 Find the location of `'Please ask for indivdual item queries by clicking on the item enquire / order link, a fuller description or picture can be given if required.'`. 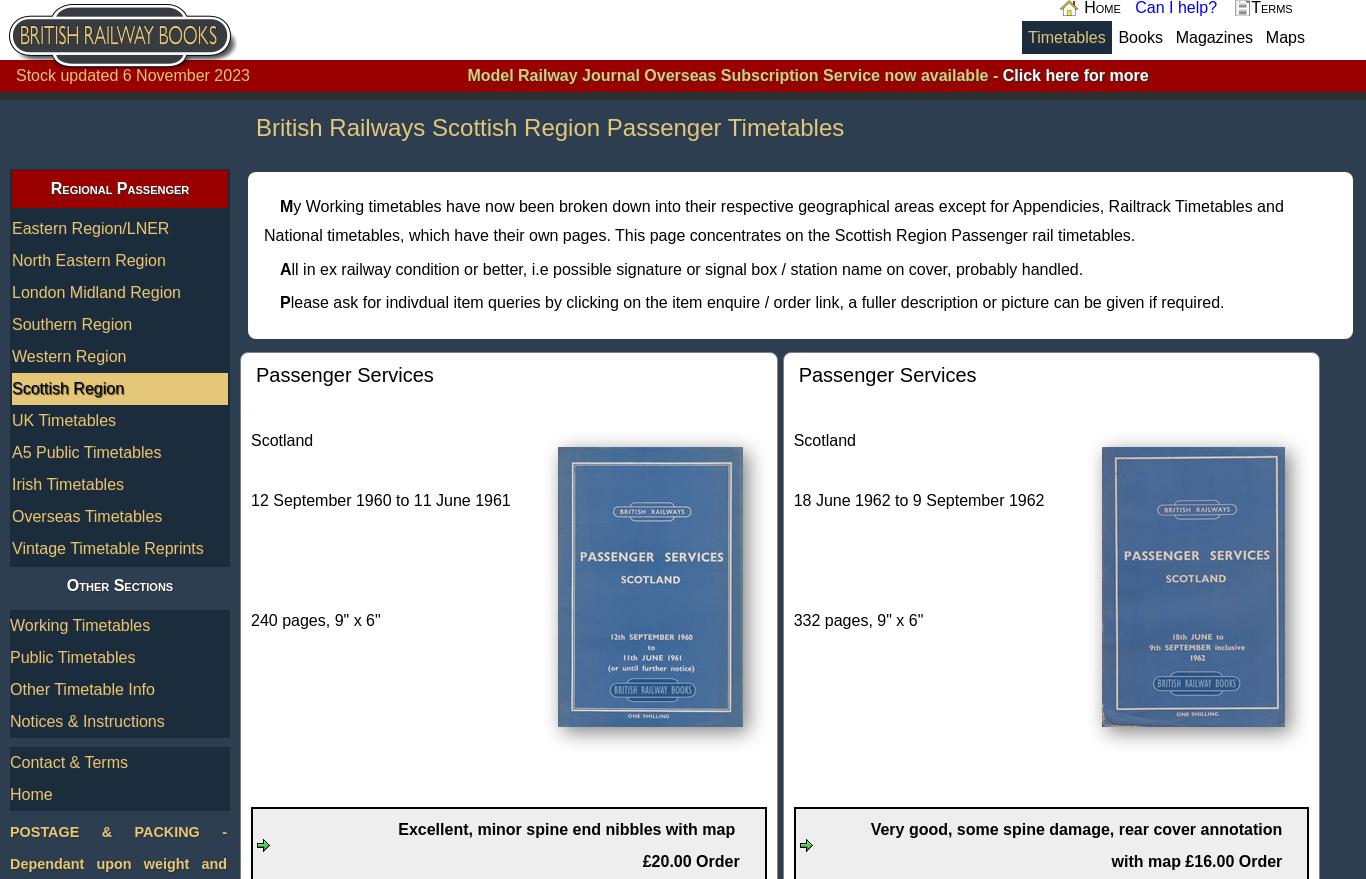

'Please ask for indivdual item queries by clicking on the item enquire / order link, a fuller description or picture can be given if required.' is located at coordinates (280, 302).